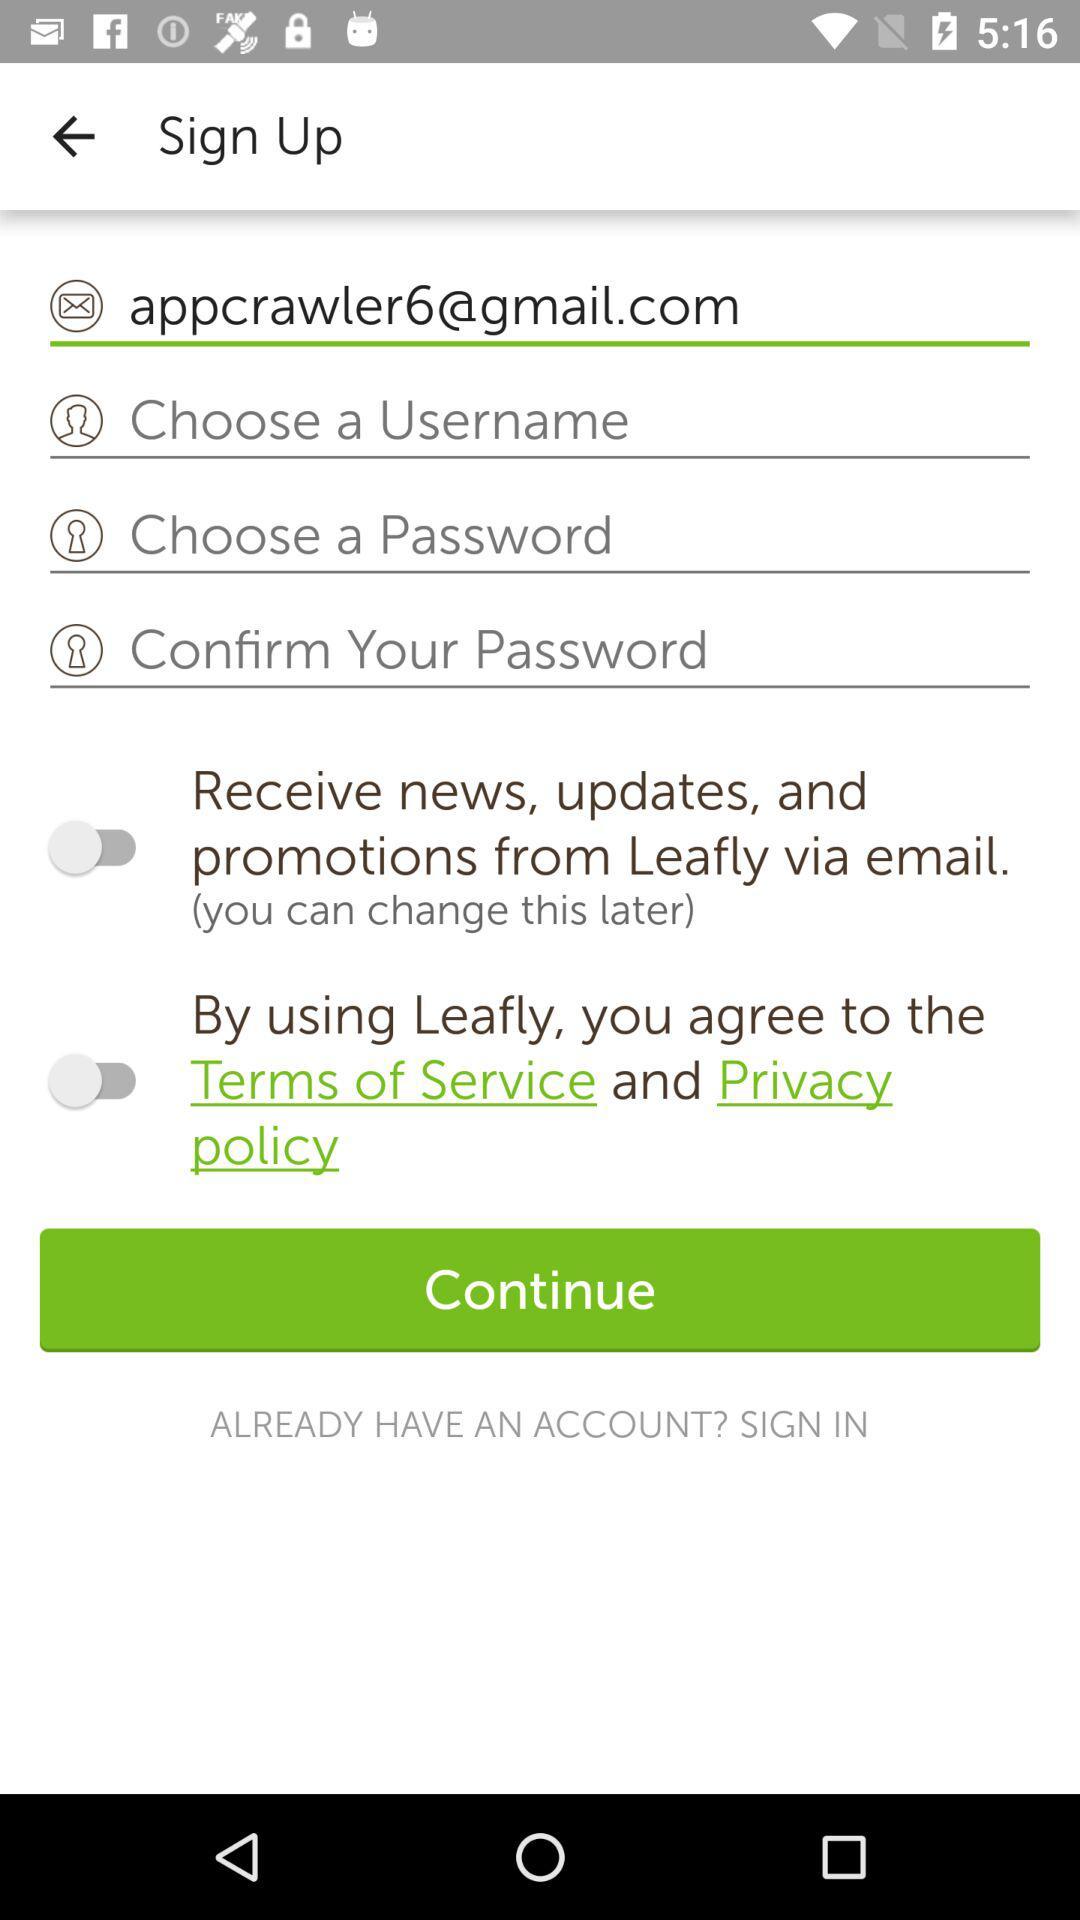 The height and width of the screenshot is (1920, 1080). Describe the element at coordinates (101, 1079) in the screenshot. I see `agree to terms` at that location.